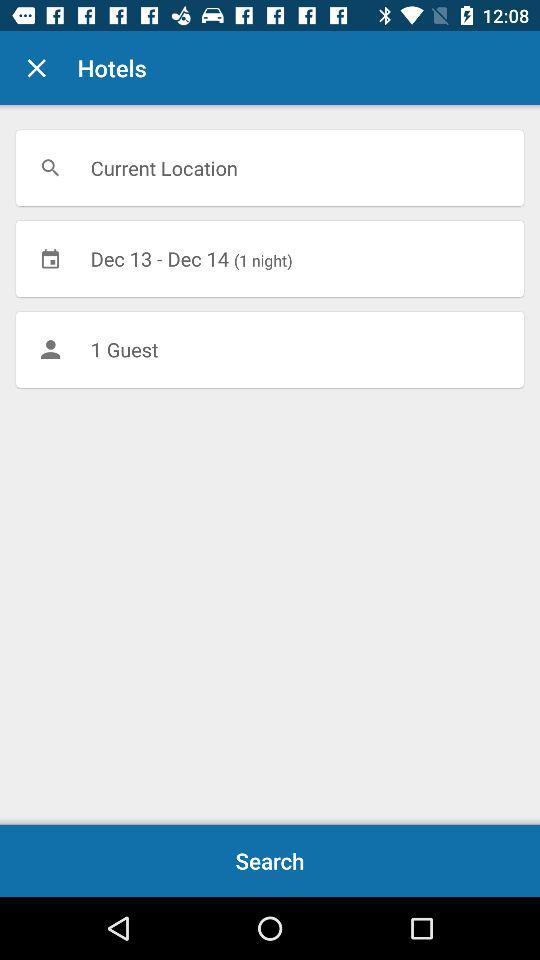 This screenshot has width=540, height=960. What do you see at coordinates (270, 349) in the screenshot?
I see `the item at the center` at bounding box center [270, 349].